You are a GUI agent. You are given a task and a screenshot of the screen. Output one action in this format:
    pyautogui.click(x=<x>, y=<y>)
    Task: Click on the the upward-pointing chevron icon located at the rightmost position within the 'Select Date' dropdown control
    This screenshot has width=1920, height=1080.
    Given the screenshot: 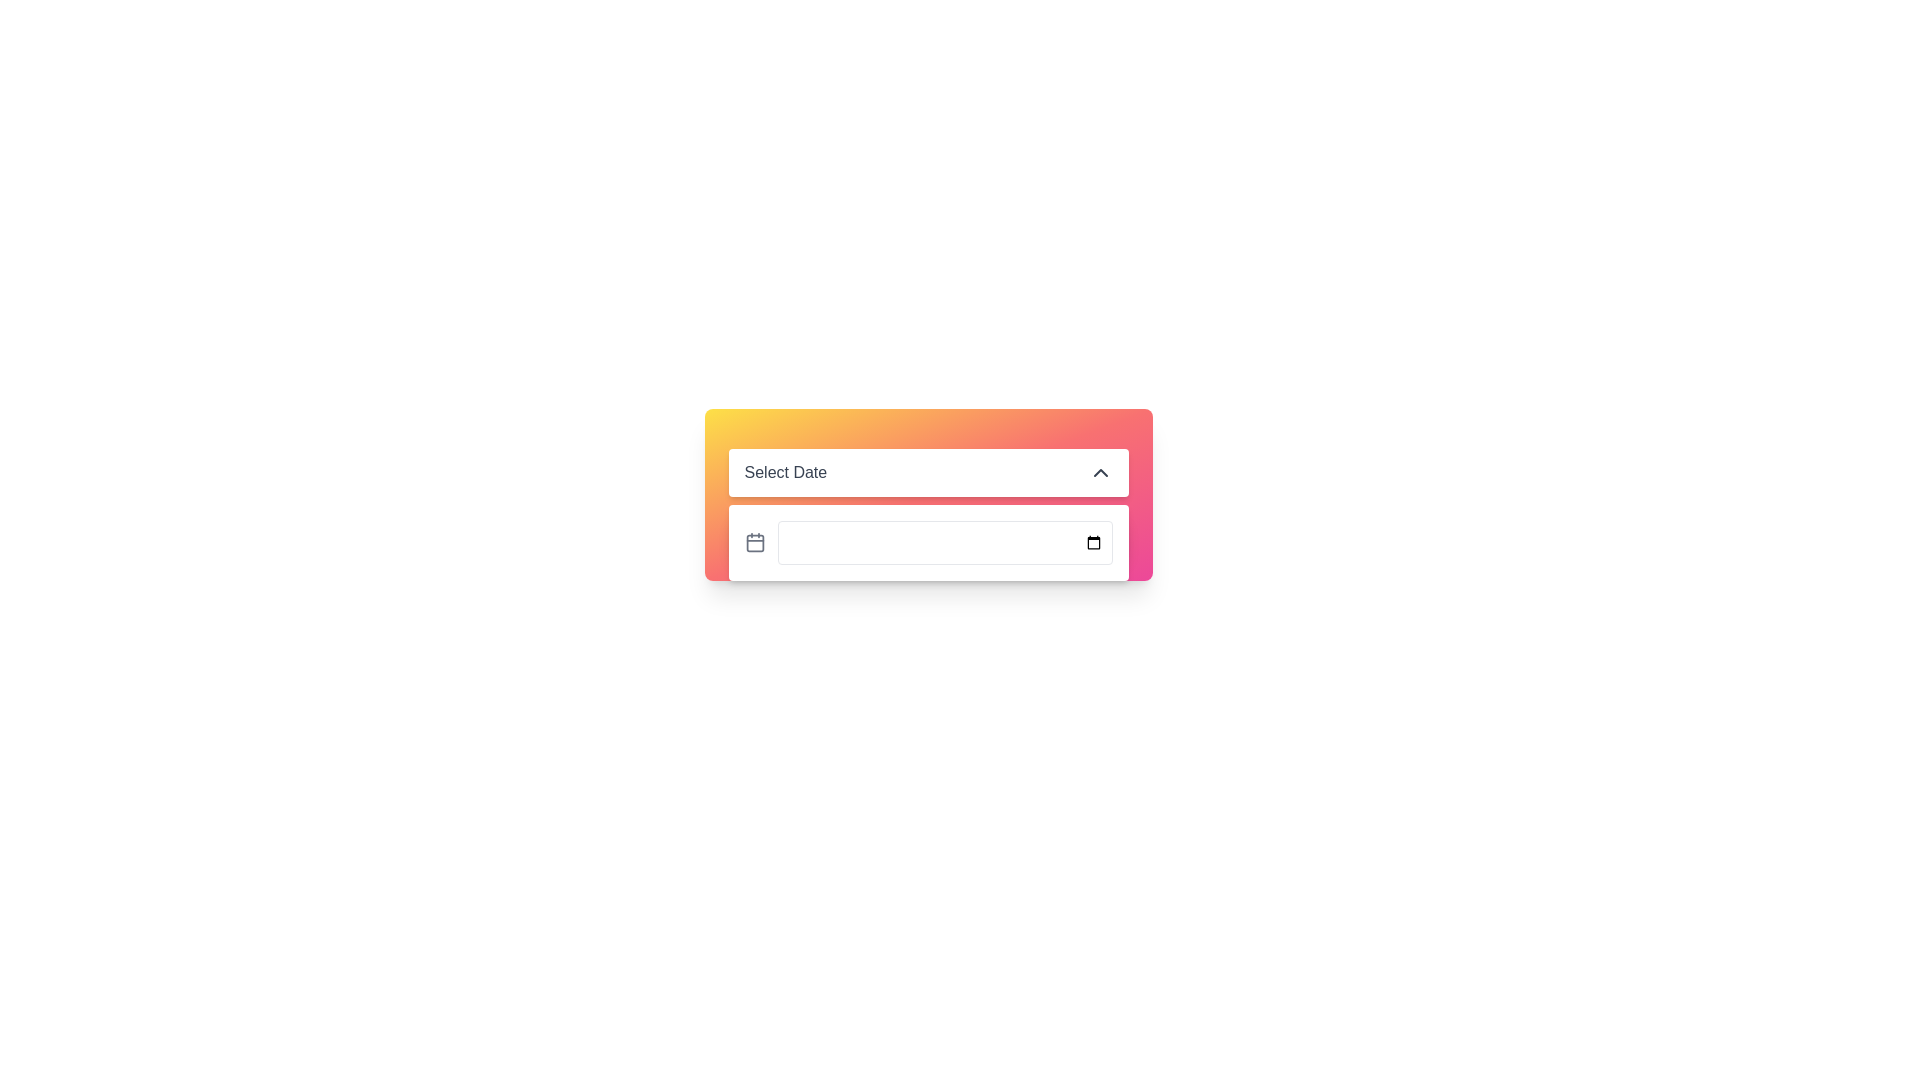 What is the action you would take?
    pyautogui.click(x=1099, y=473)
    